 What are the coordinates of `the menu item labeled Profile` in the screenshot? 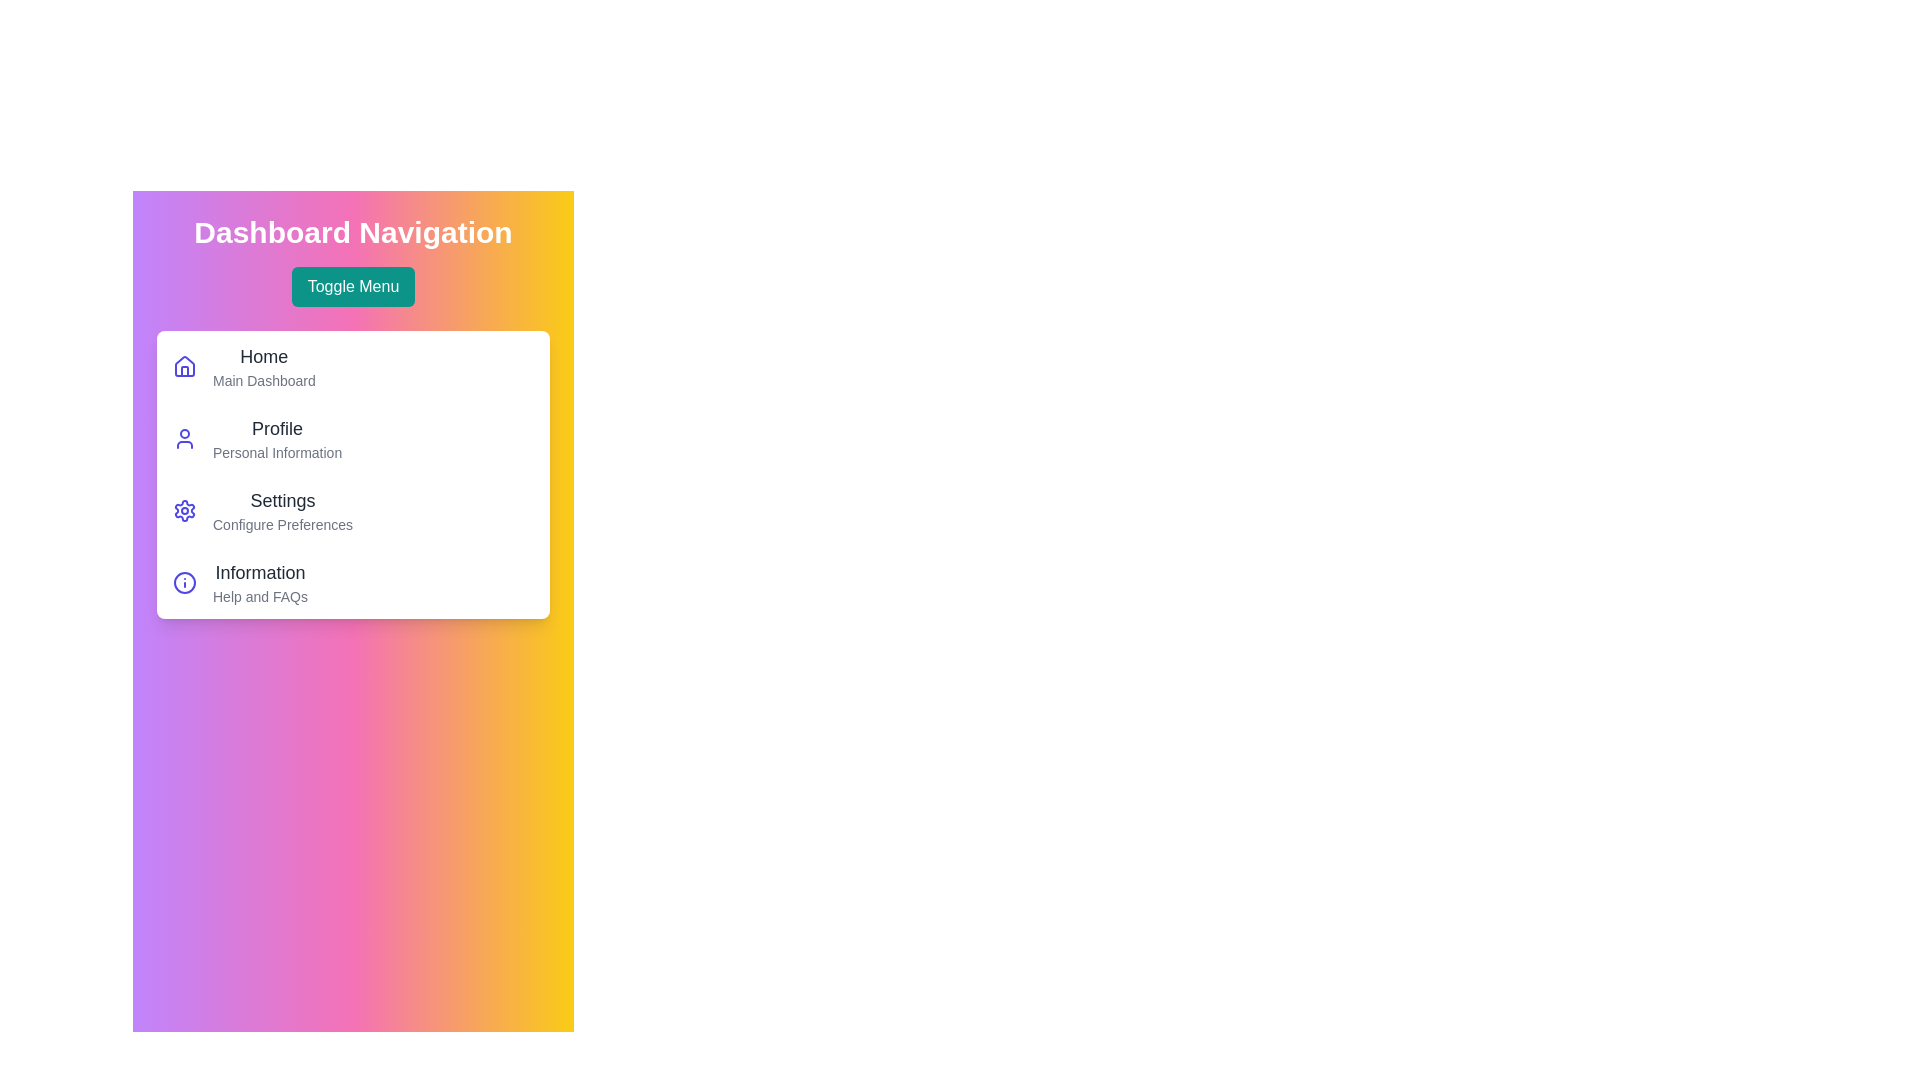 It's located at (276, 427).